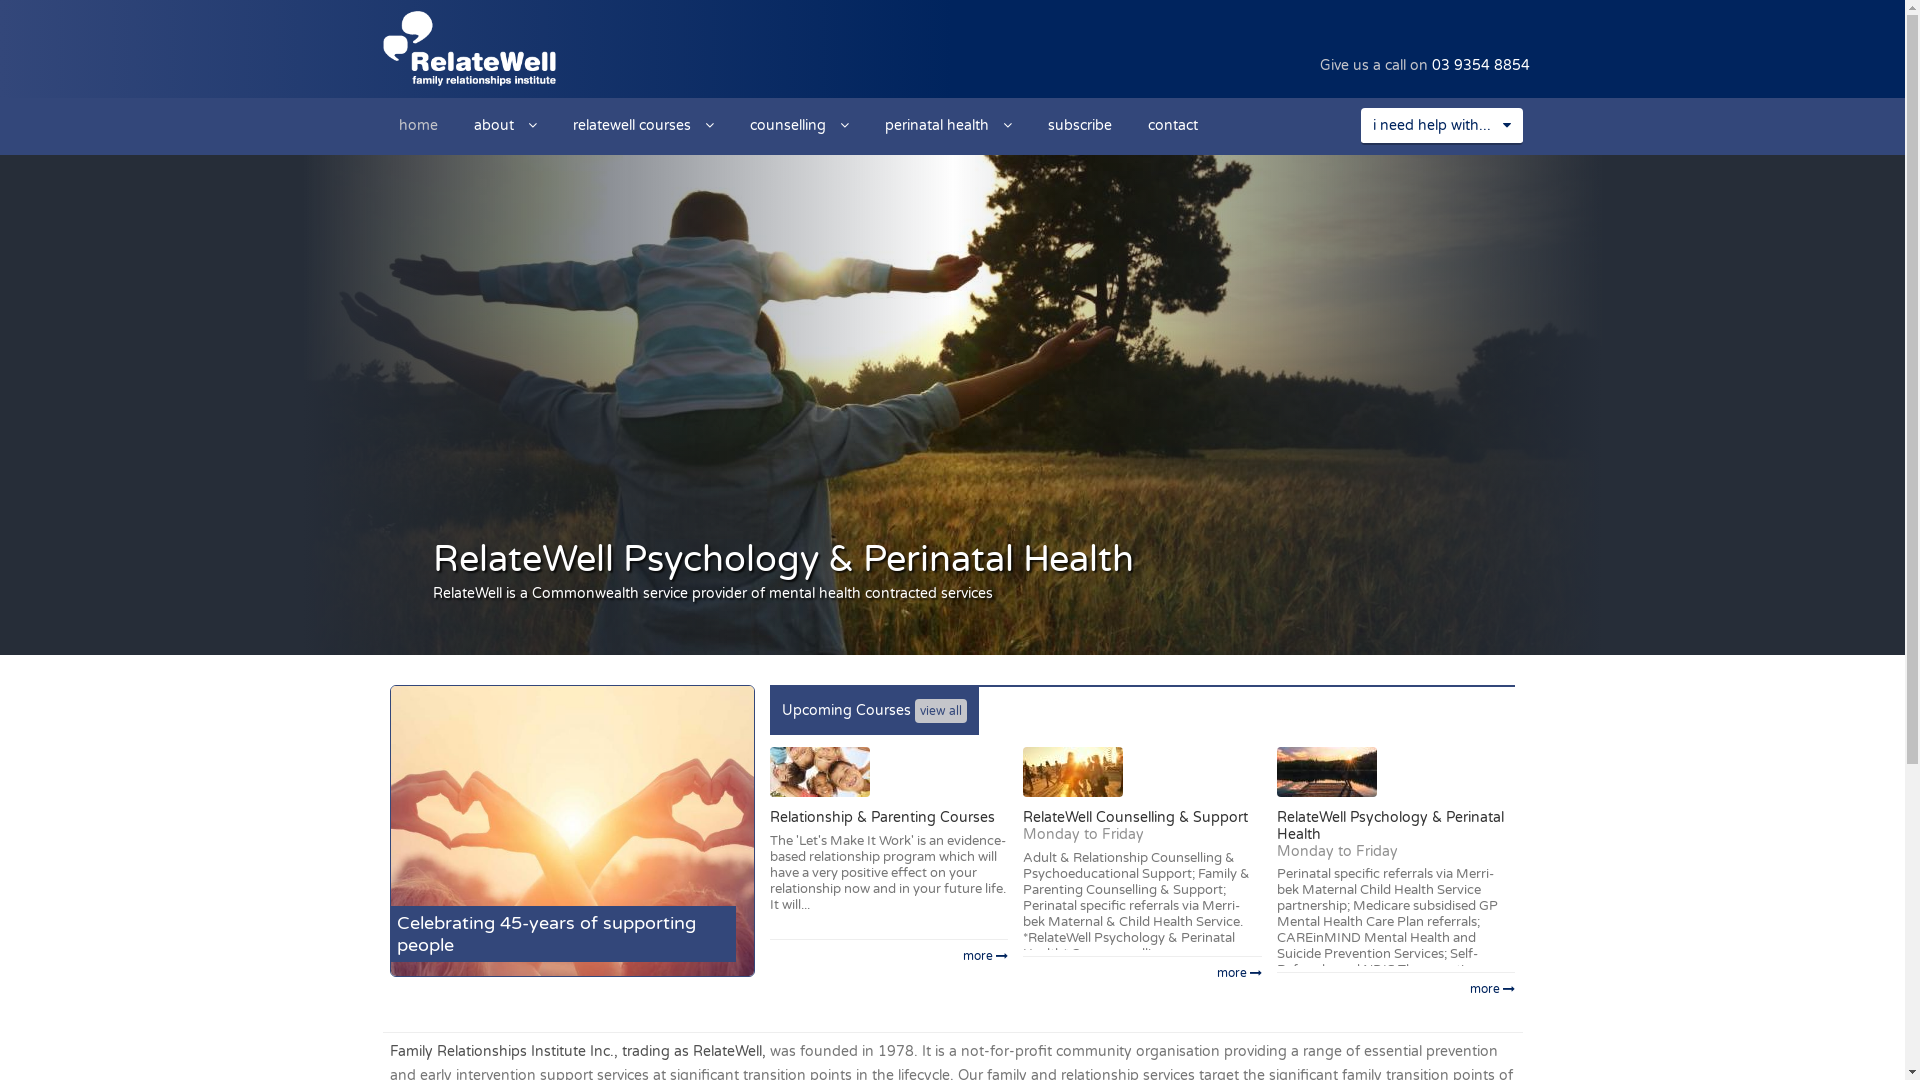  What do you see at coordinates (1359, 126) in the screenshot?
I see `'i need help with...'` at bounding box center [1359, 126].